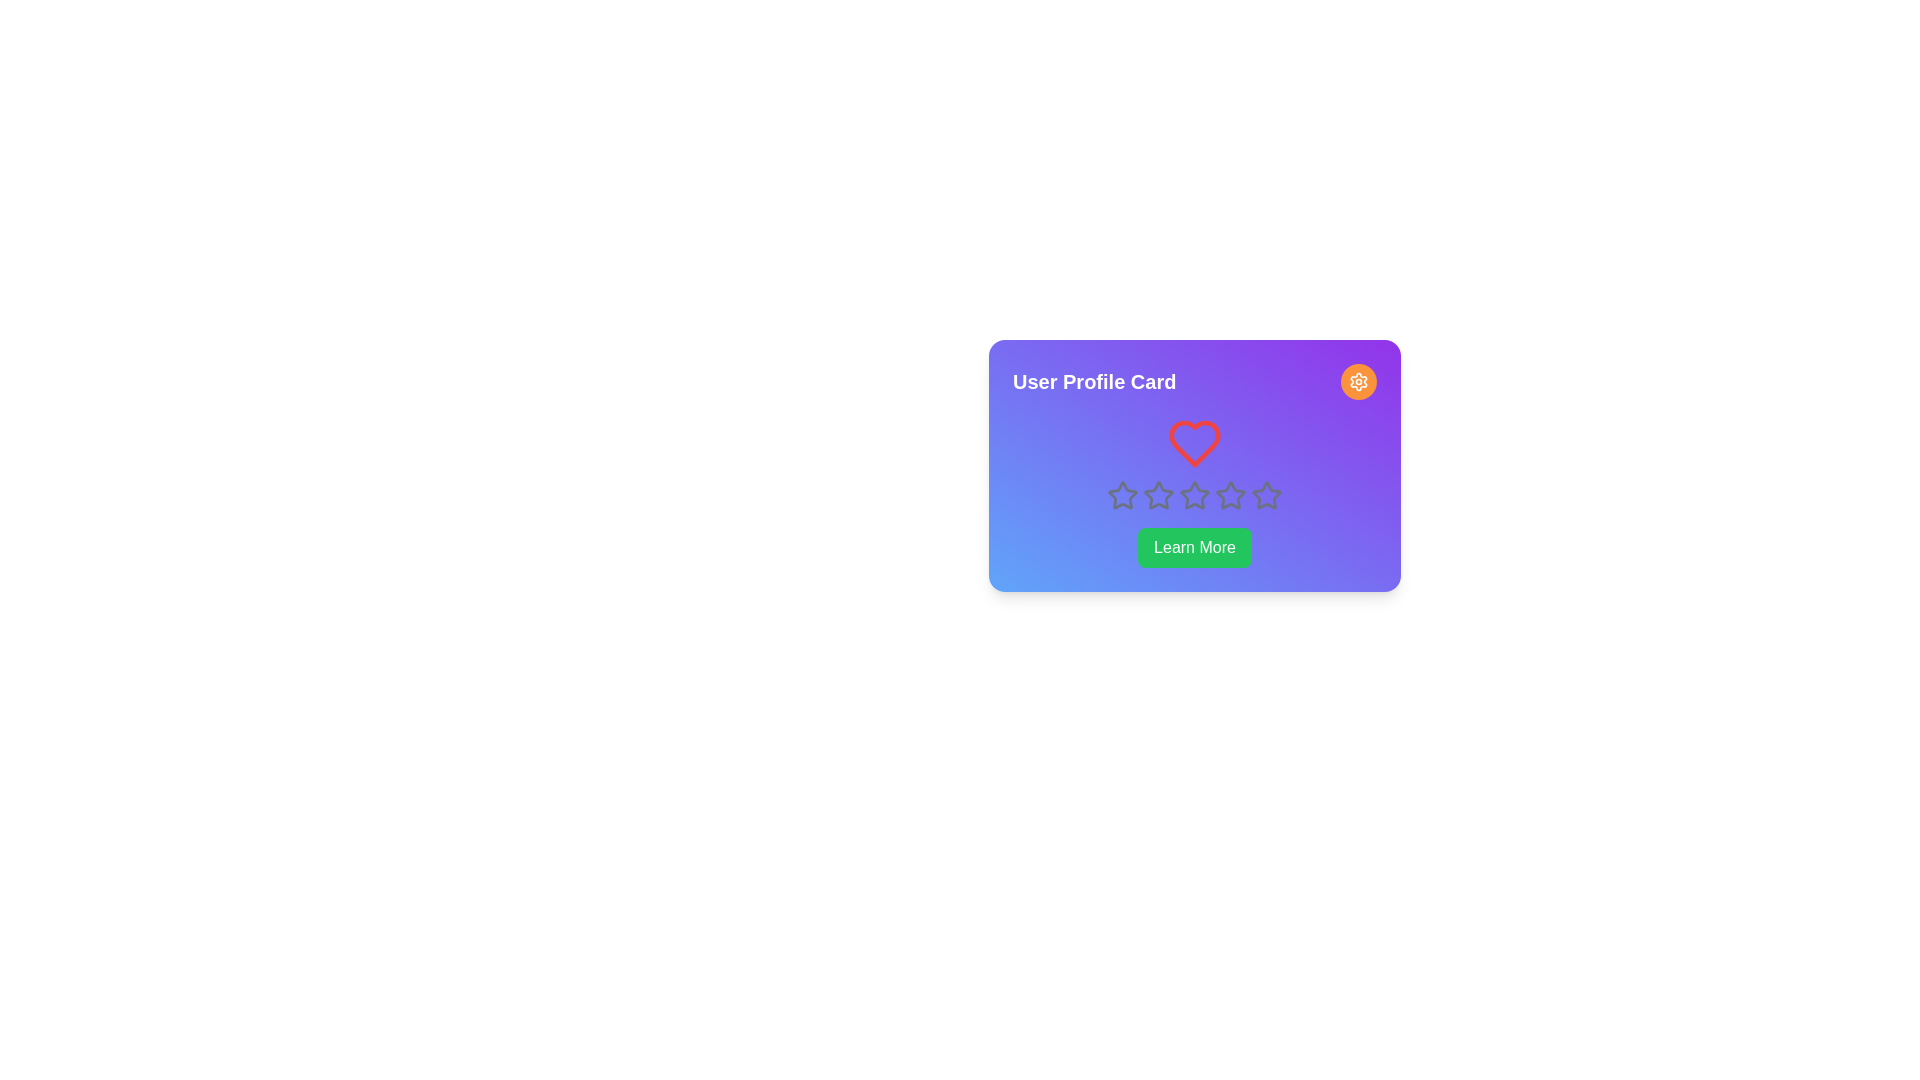 This screenshot has height=1080, width=1920. I want to click on the fourth star icon in the rating interface, so click(1228, 494).